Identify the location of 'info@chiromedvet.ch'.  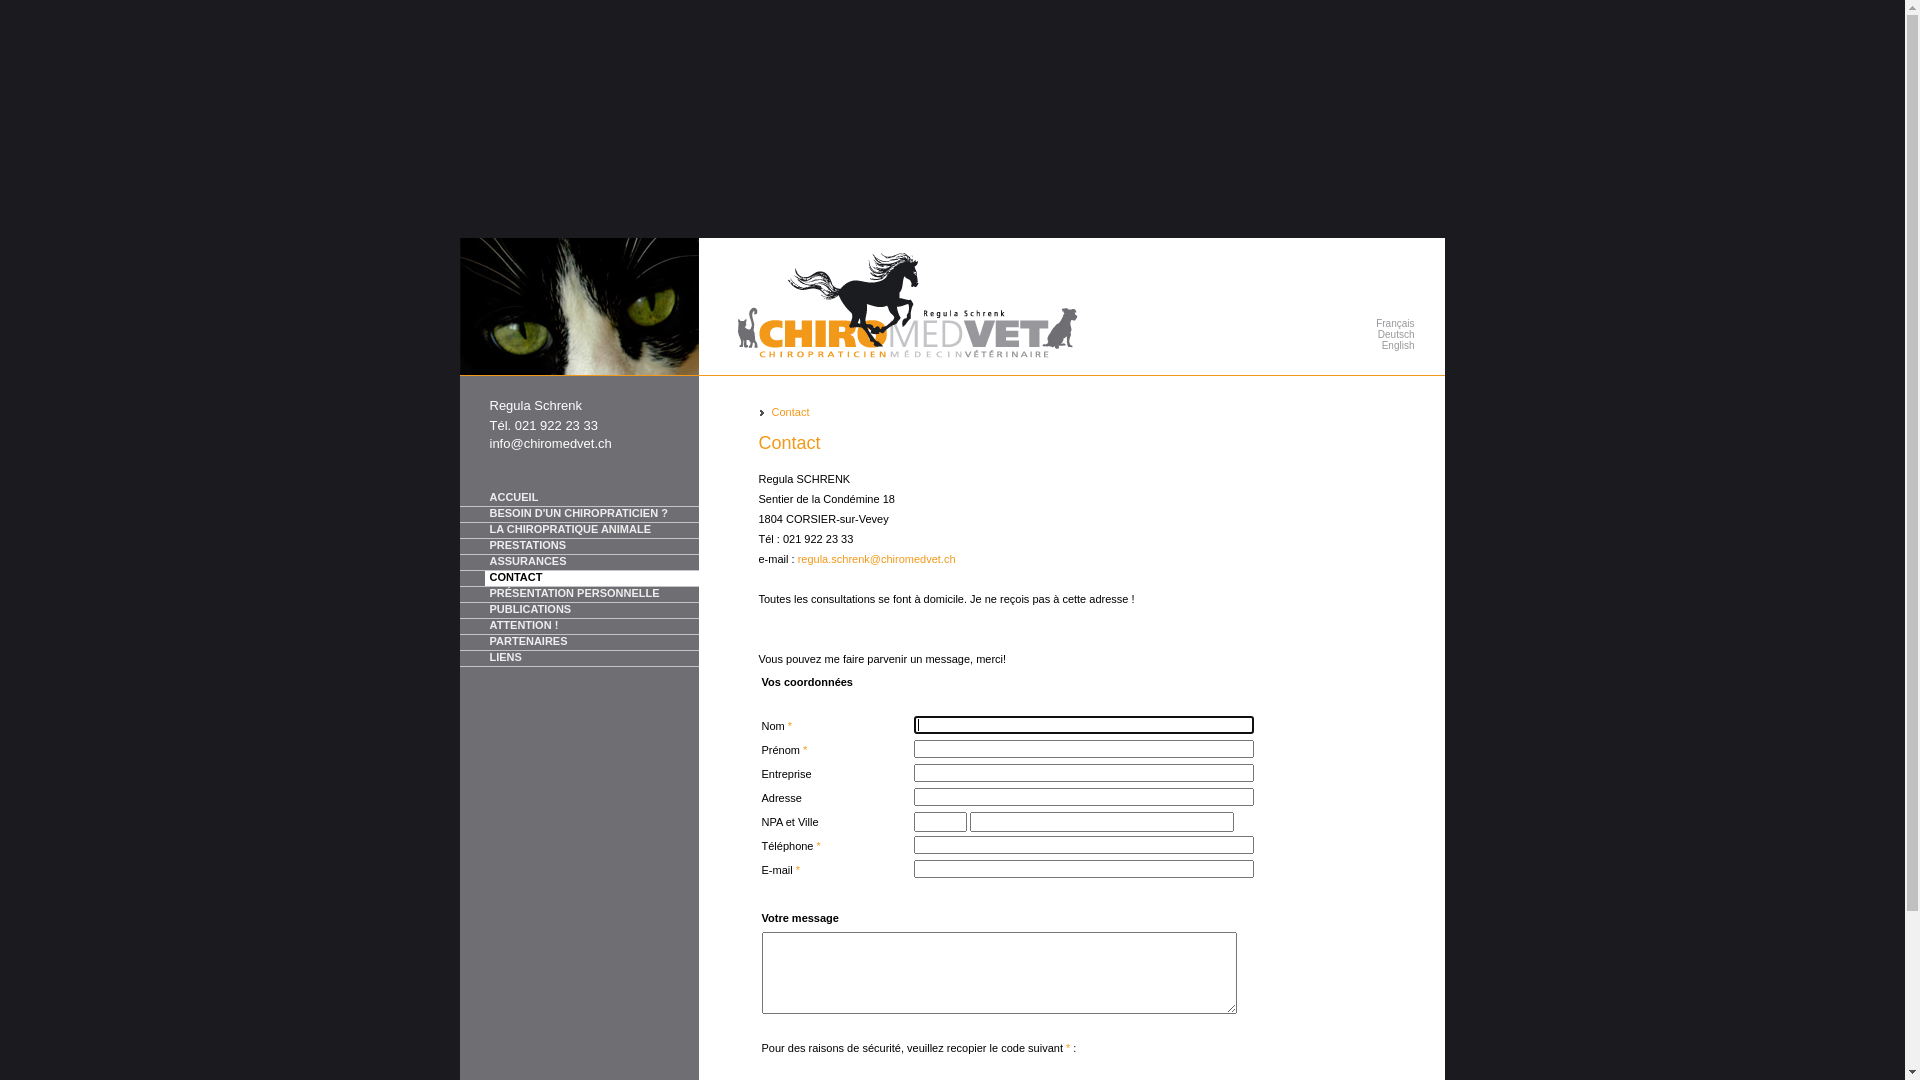
(551, 442).